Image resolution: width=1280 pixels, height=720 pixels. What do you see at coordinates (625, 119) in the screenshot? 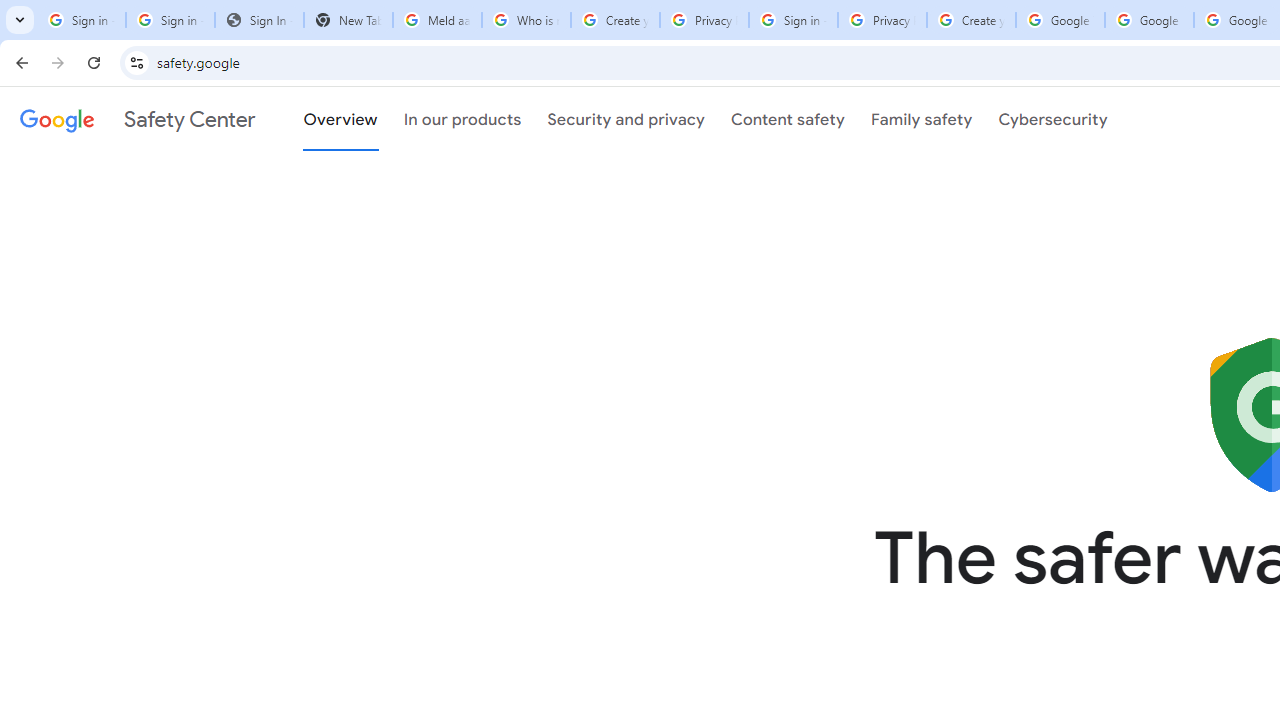
I see `'Security and privacy'` at bounding box center [625, 119].